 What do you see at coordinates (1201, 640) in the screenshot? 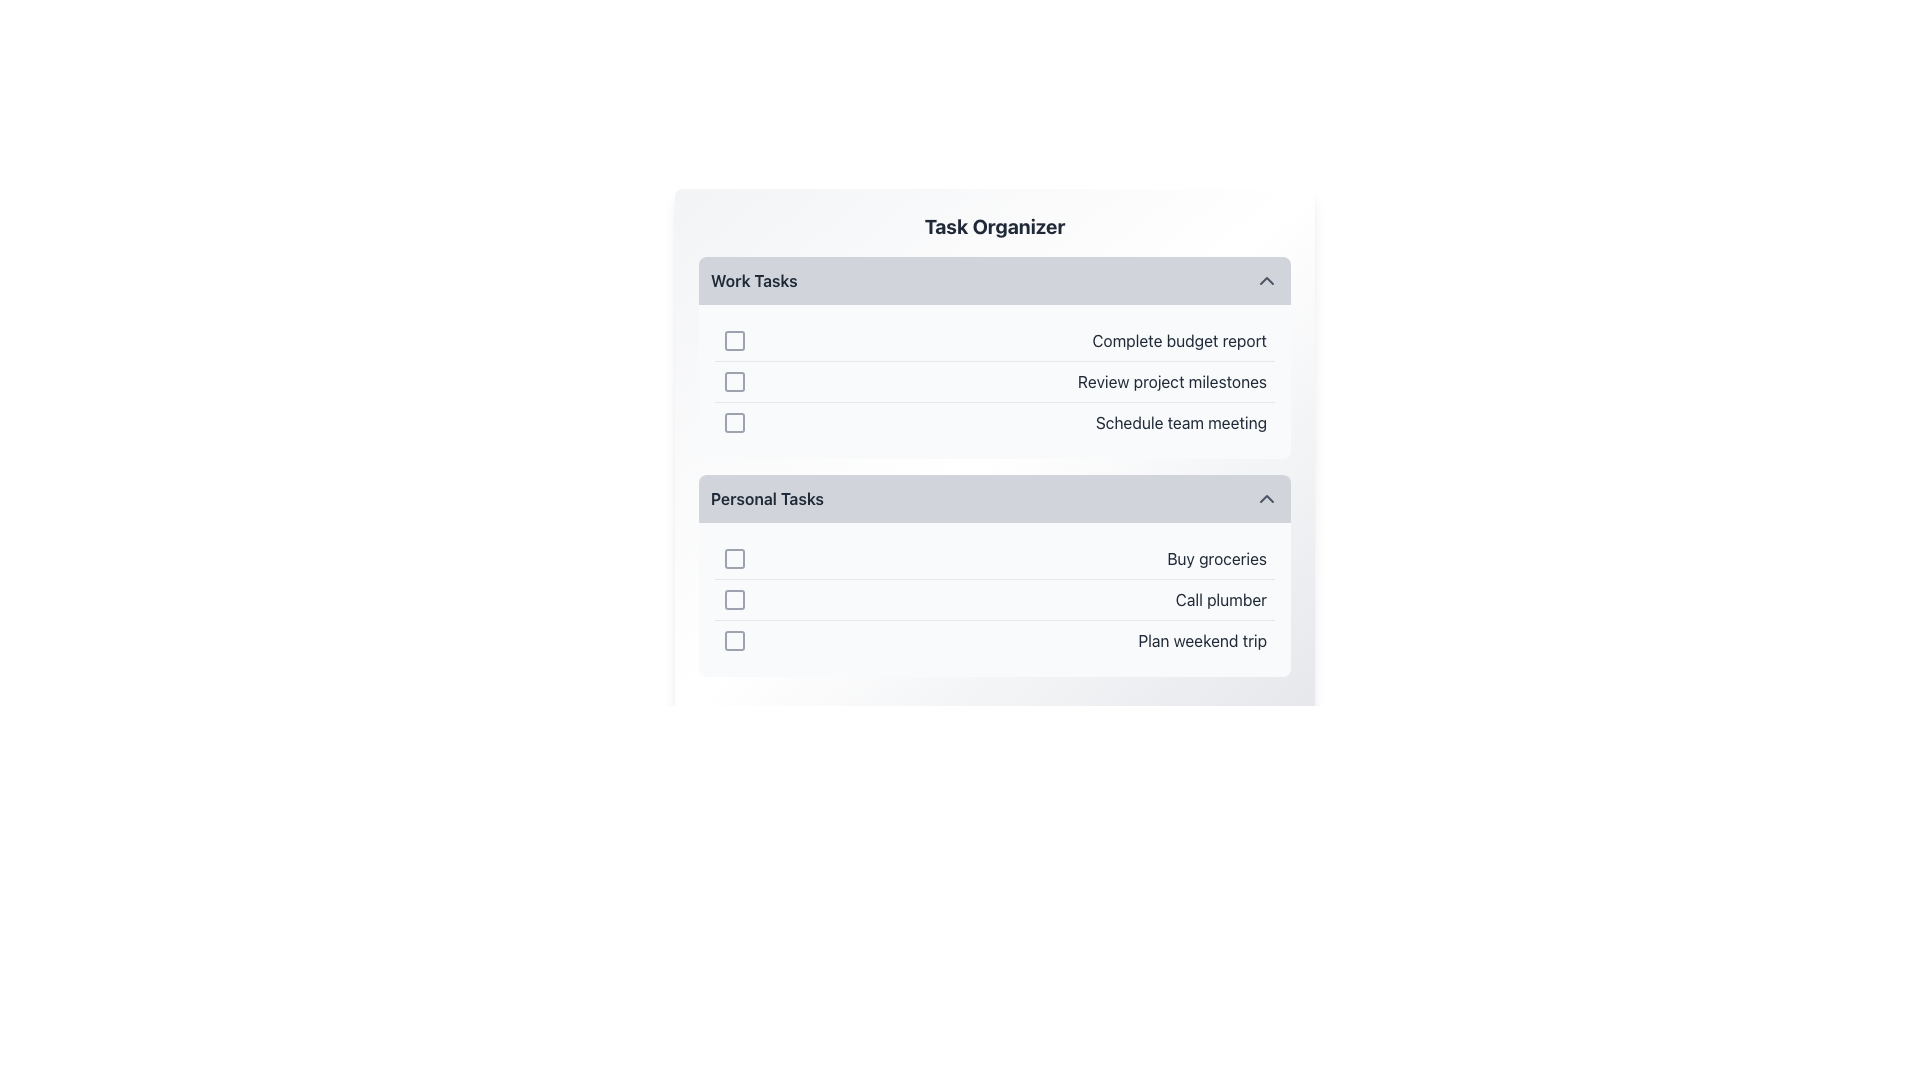
I see `the text label that displays 'Plan weekend trip' located in the third task item under the 'Personal Tasks' section` at bounding box center [1201, 640].